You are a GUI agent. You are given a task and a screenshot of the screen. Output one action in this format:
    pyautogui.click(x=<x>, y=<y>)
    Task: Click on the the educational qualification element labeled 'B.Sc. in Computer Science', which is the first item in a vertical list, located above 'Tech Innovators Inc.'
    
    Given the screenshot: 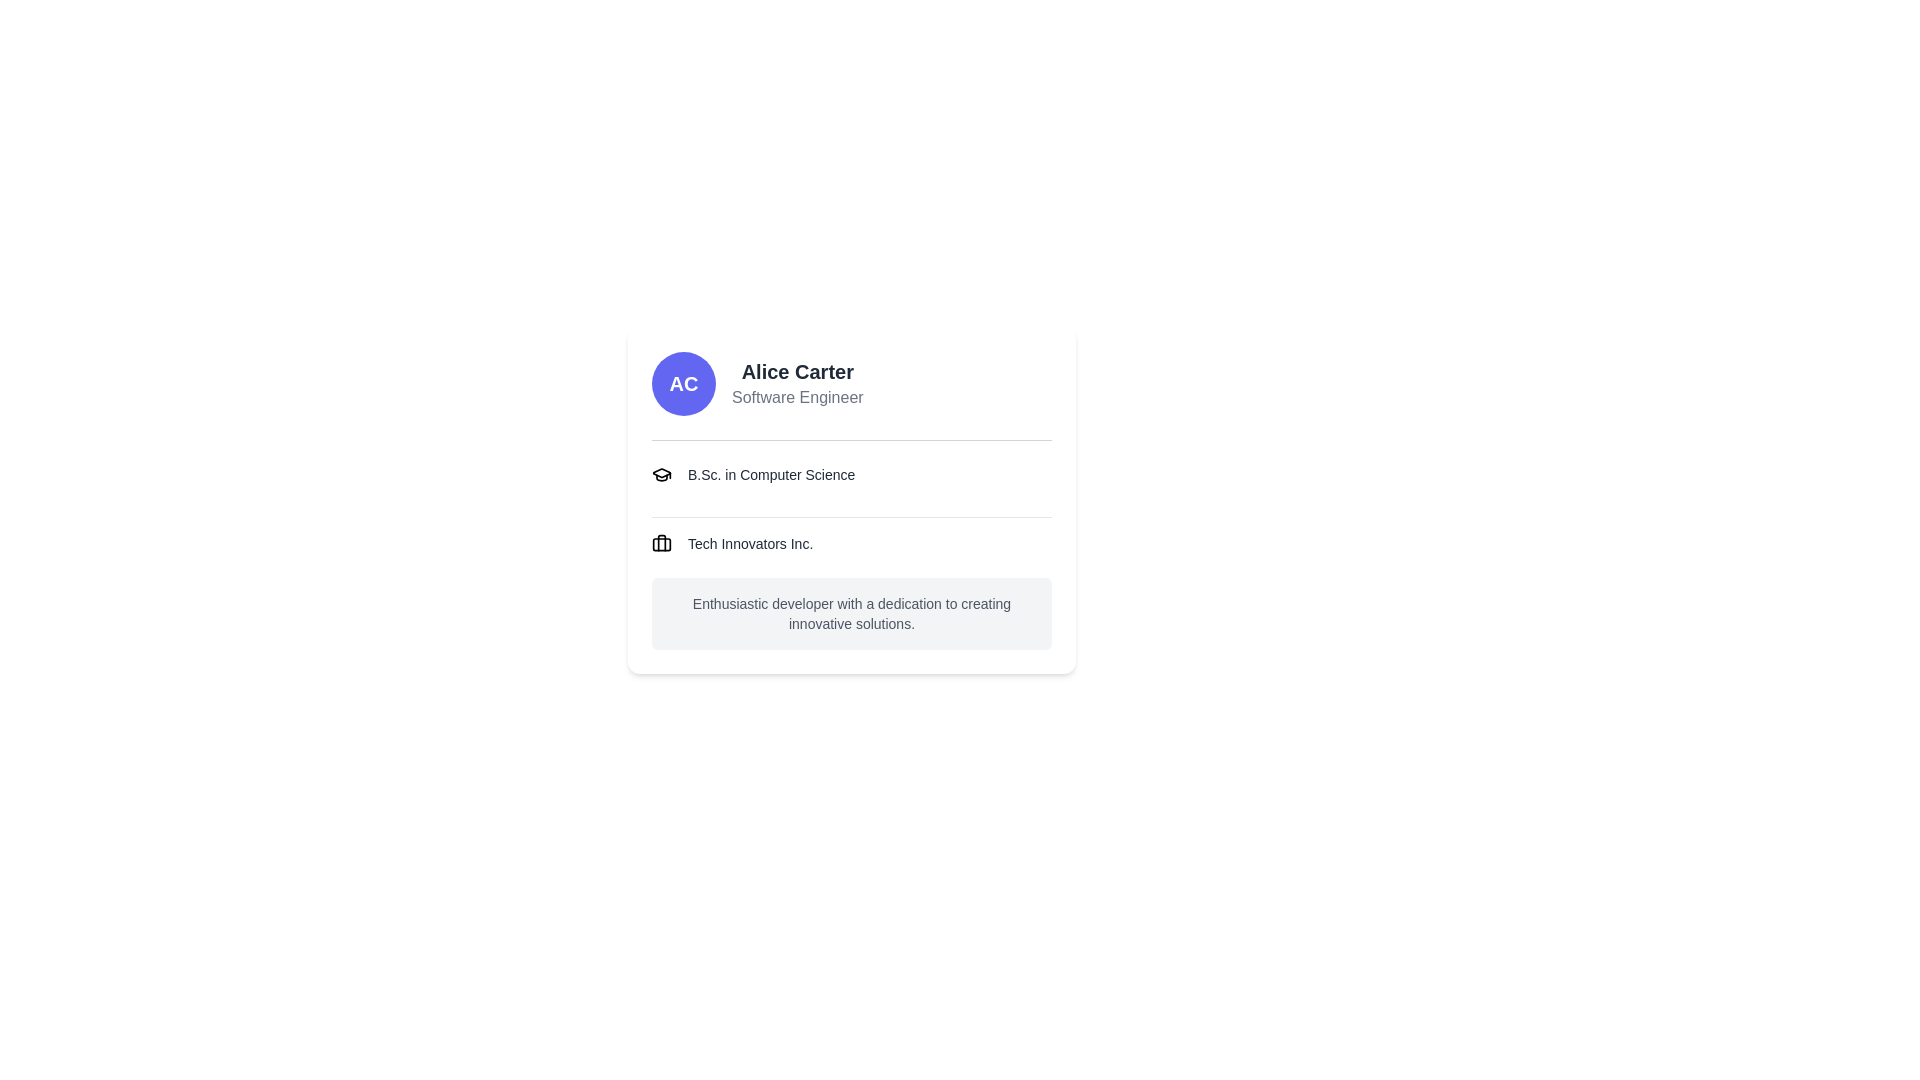 What is the action you would take?
    pyautogui.click(x=851, y=482)
    